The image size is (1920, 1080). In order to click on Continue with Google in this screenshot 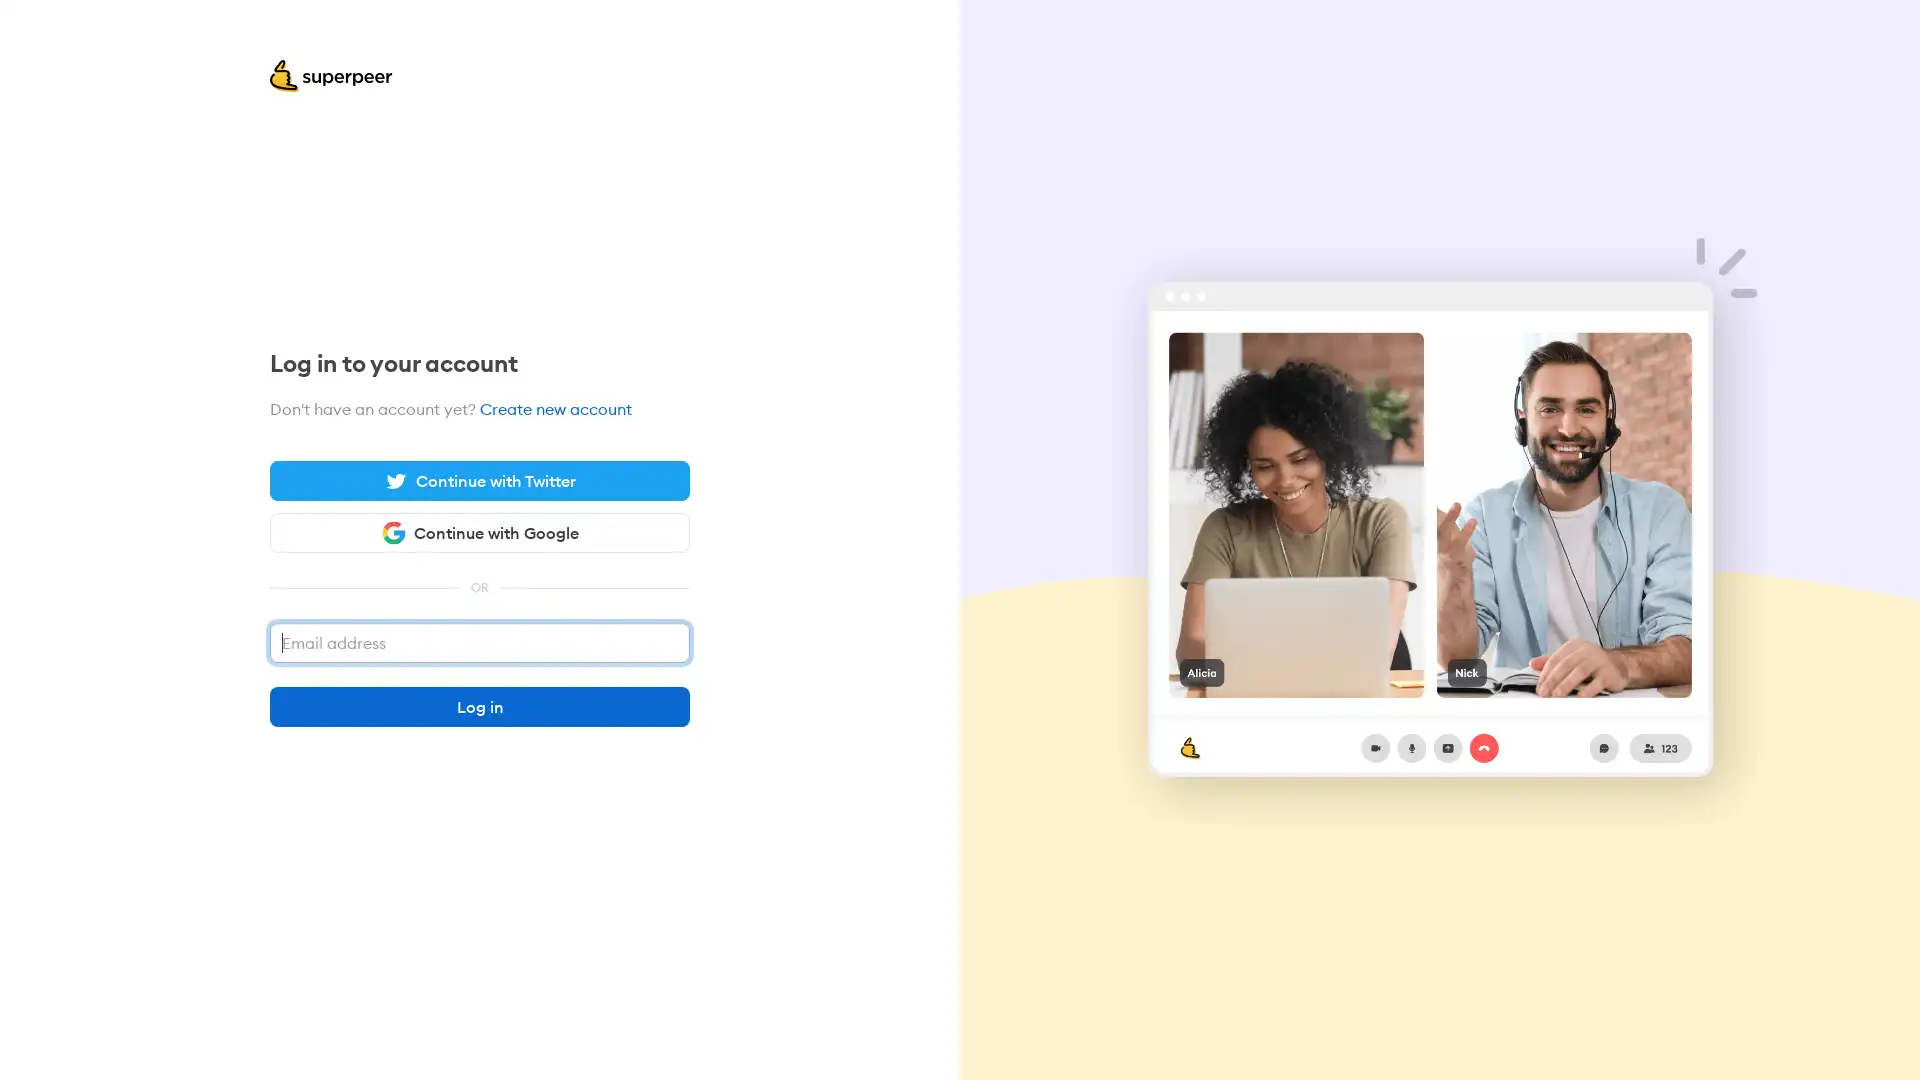, I will do `click(480, 531)`.